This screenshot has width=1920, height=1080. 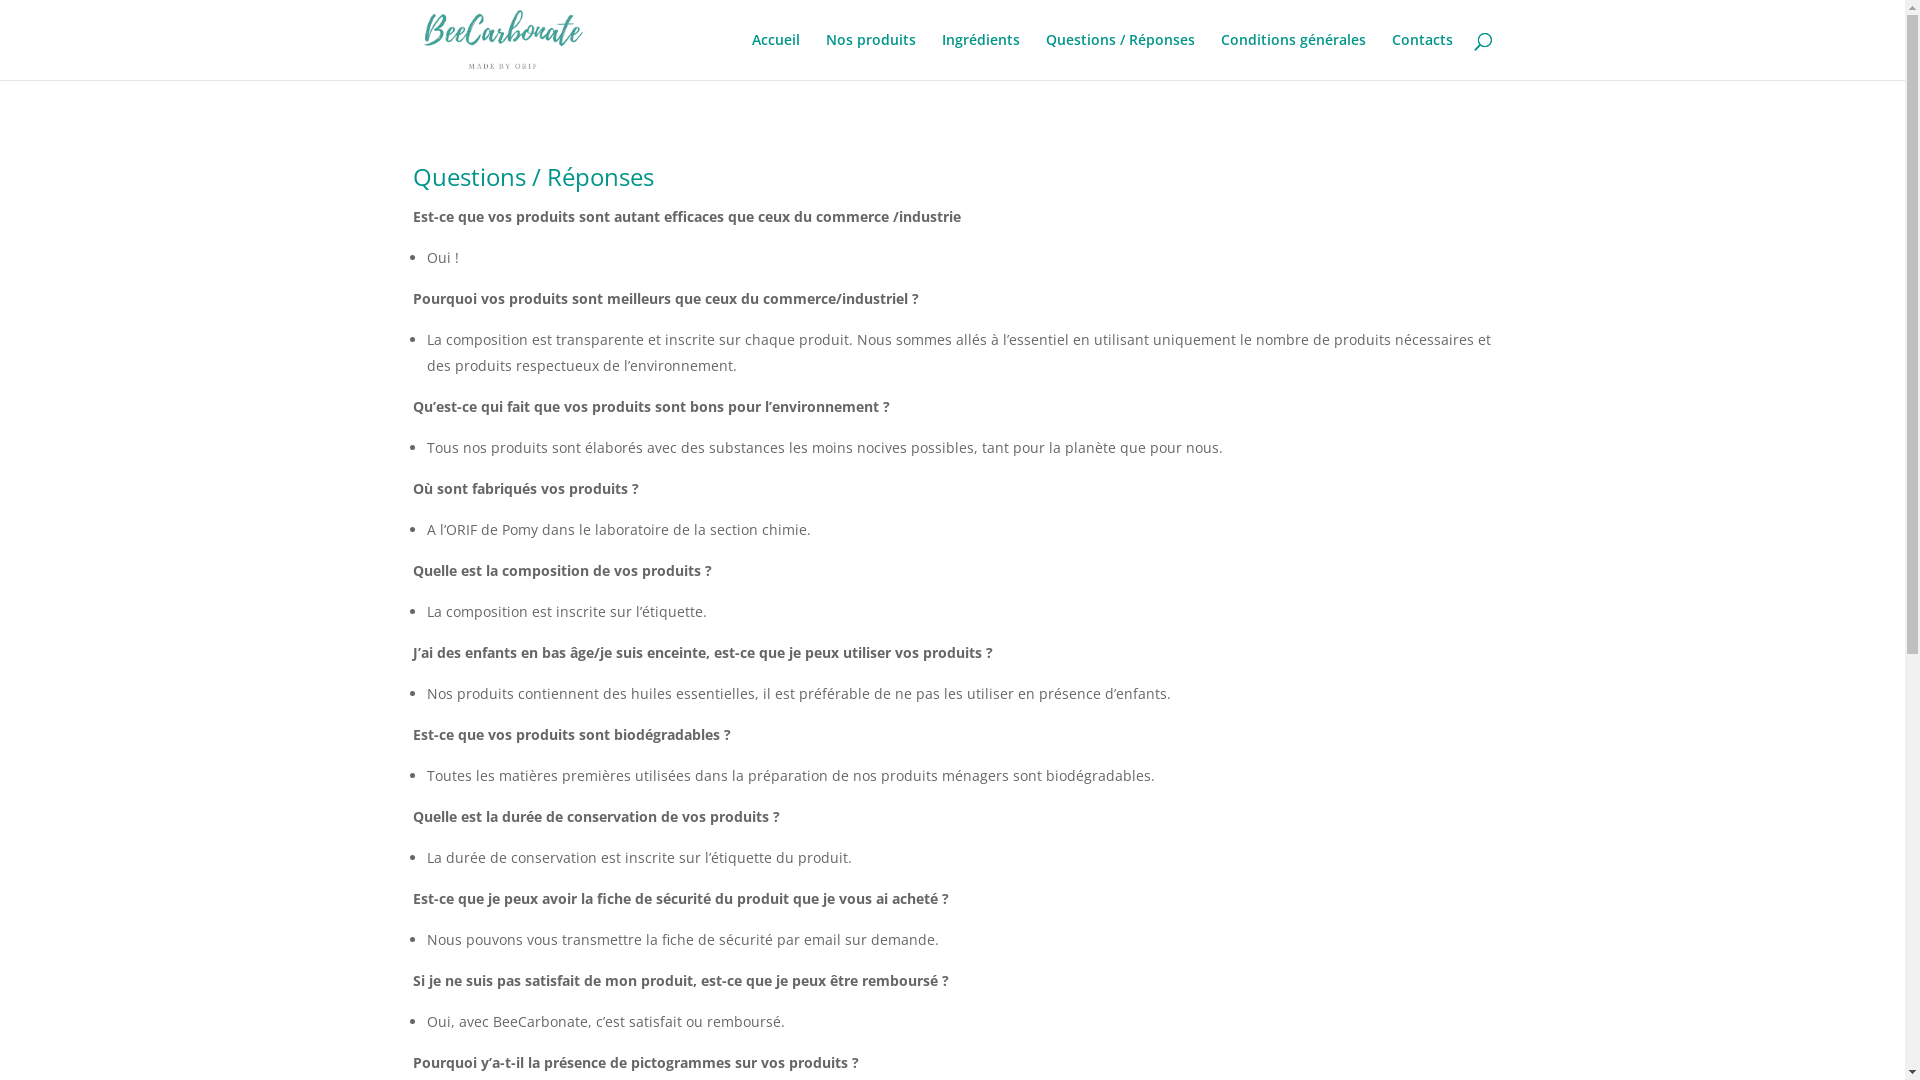 What do you see at coordinates (870, 55) in the screenshot?
I see `'Nos produits'` at bounding box center [870, 55].